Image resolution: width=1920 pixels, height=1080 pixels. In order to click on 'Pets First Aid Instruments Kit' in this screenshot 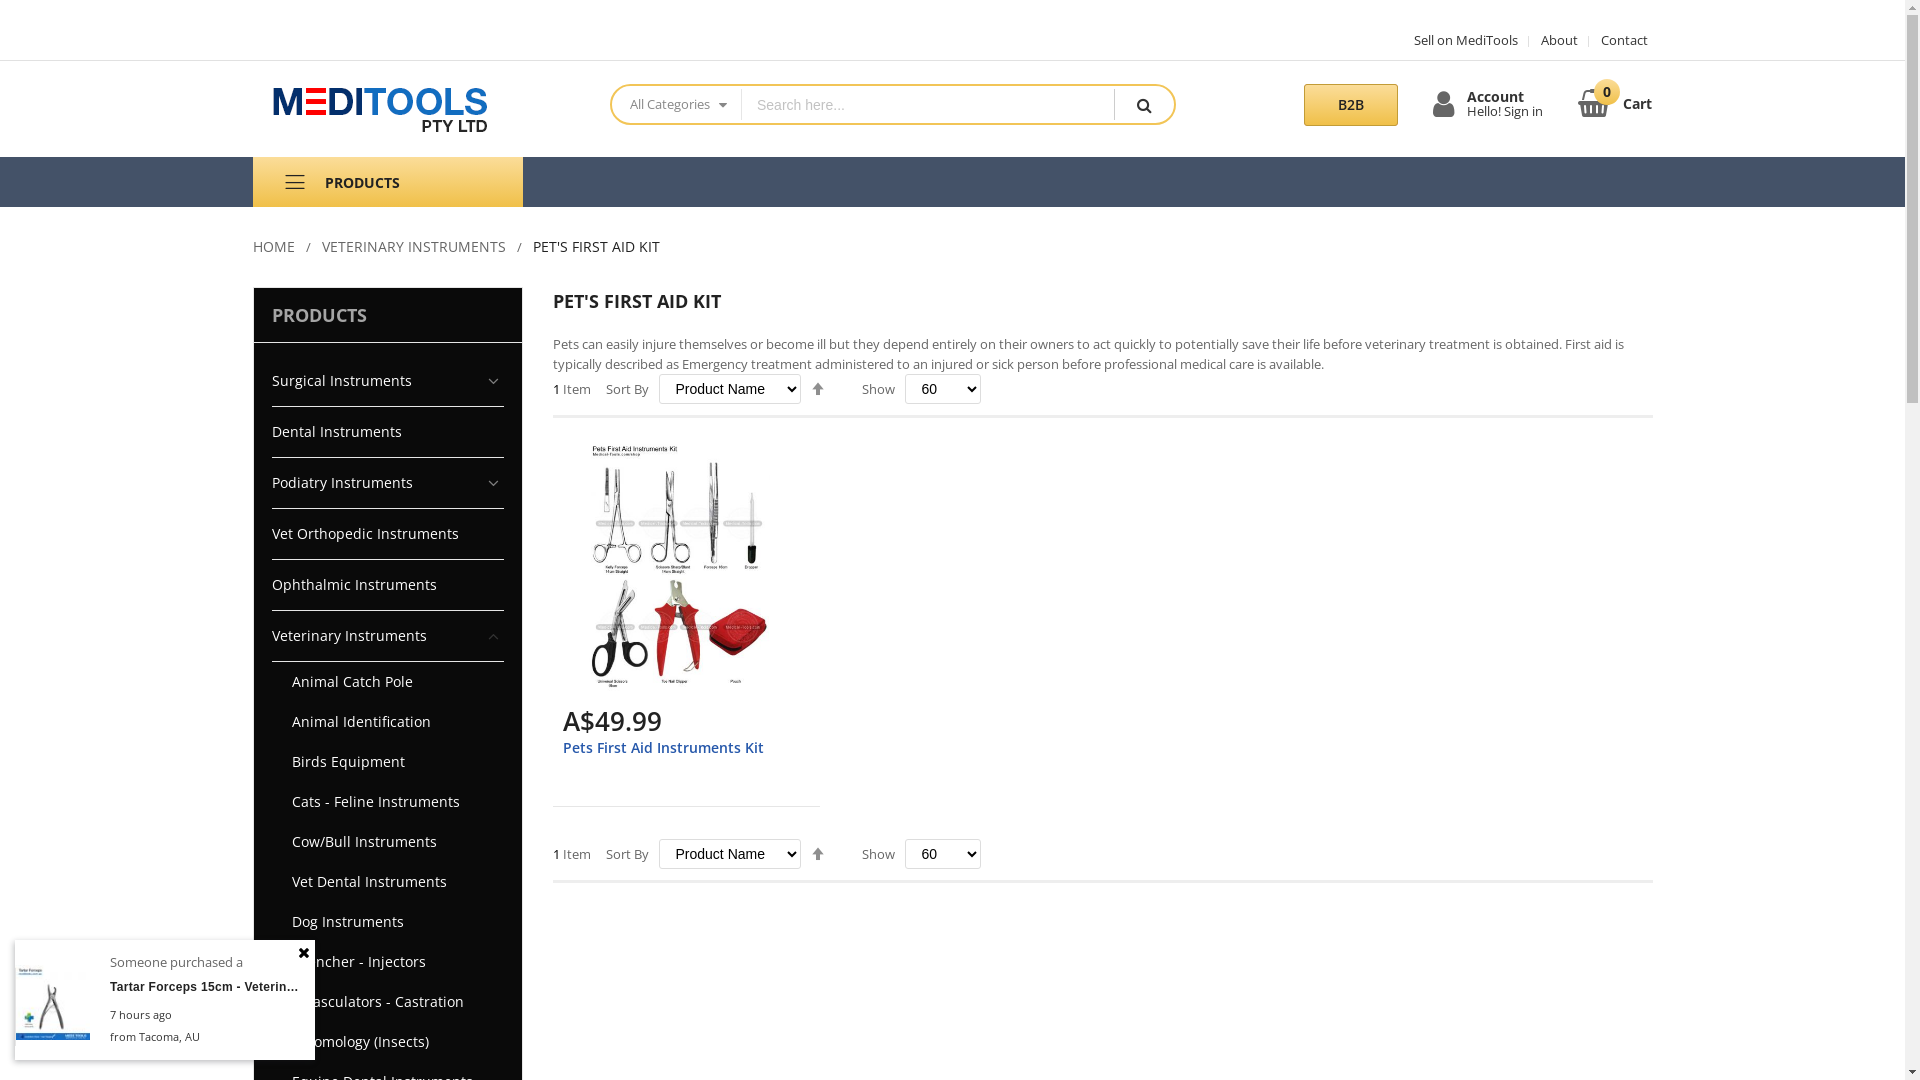, I will do `click(560, 747)`.